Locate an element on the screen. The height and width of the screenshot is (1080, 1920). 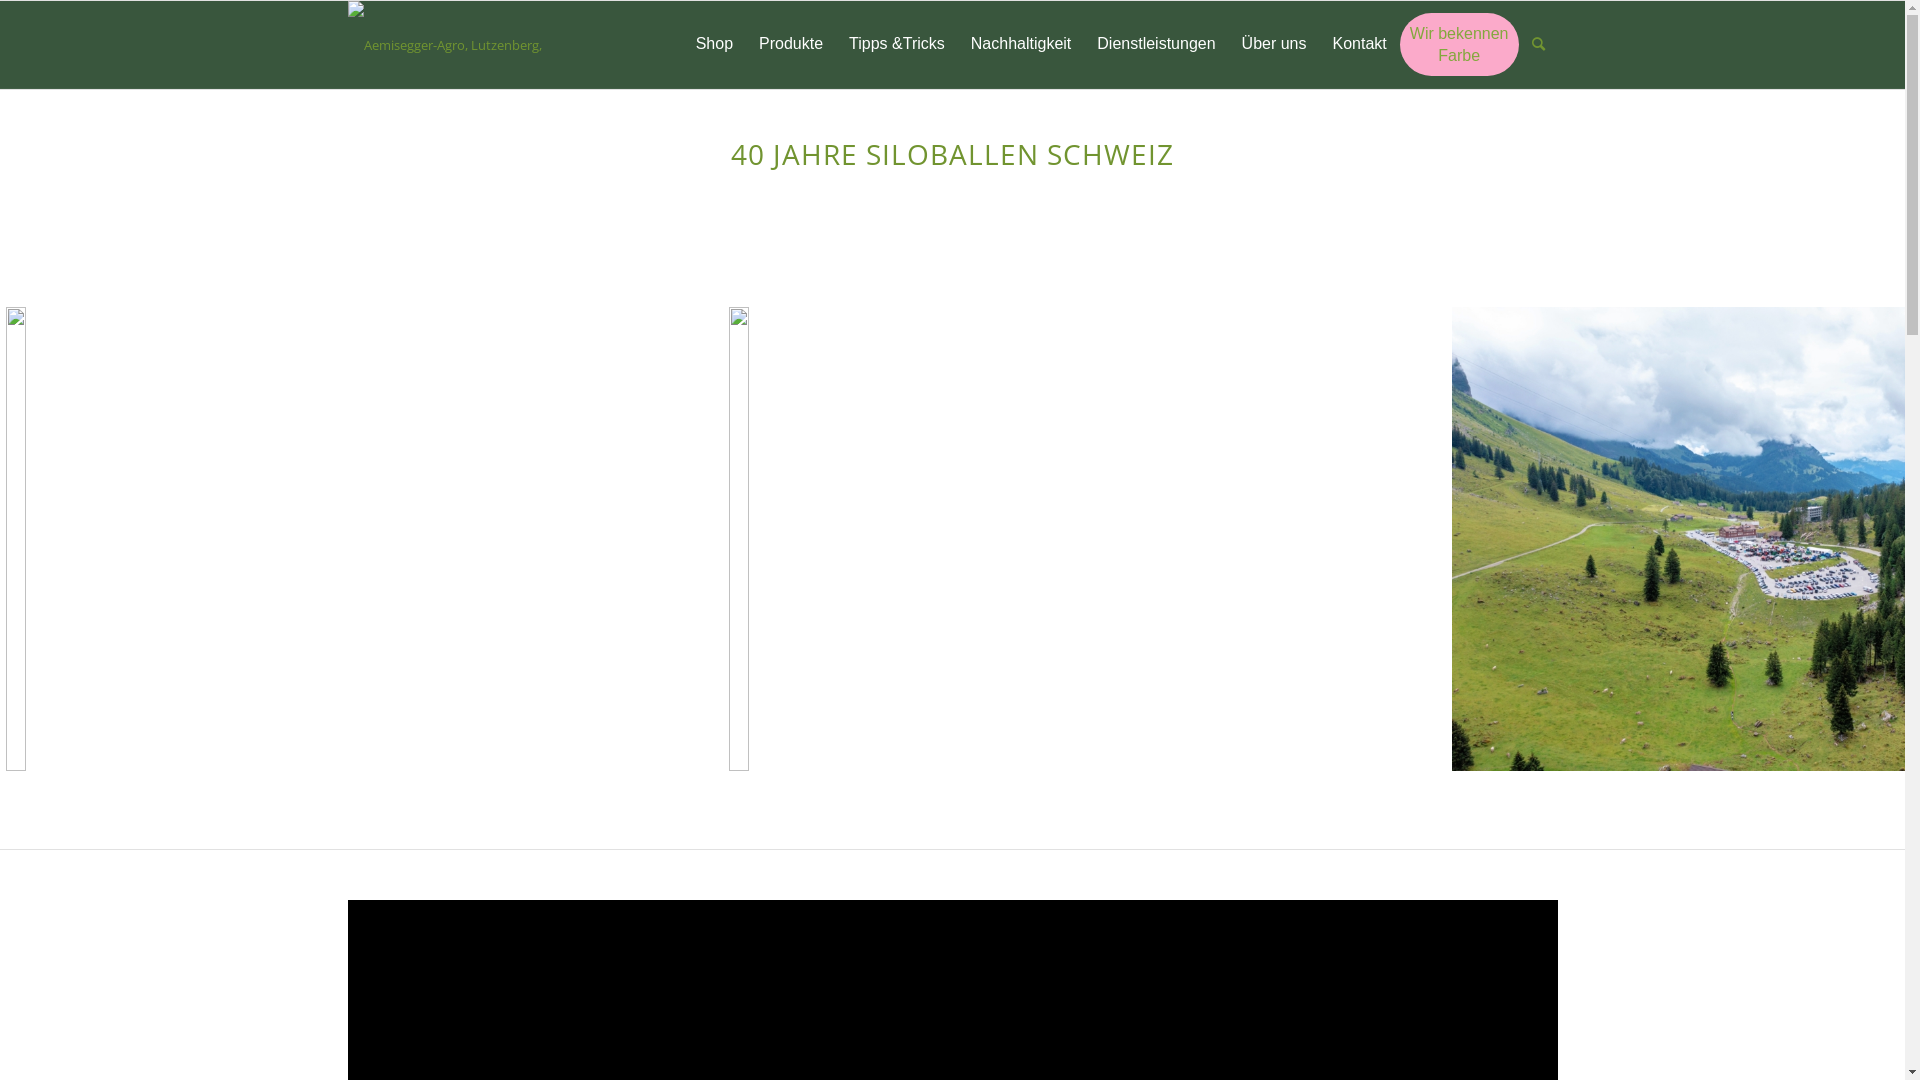
'A1_07872gehrig' is located at coordinates (354, 538).